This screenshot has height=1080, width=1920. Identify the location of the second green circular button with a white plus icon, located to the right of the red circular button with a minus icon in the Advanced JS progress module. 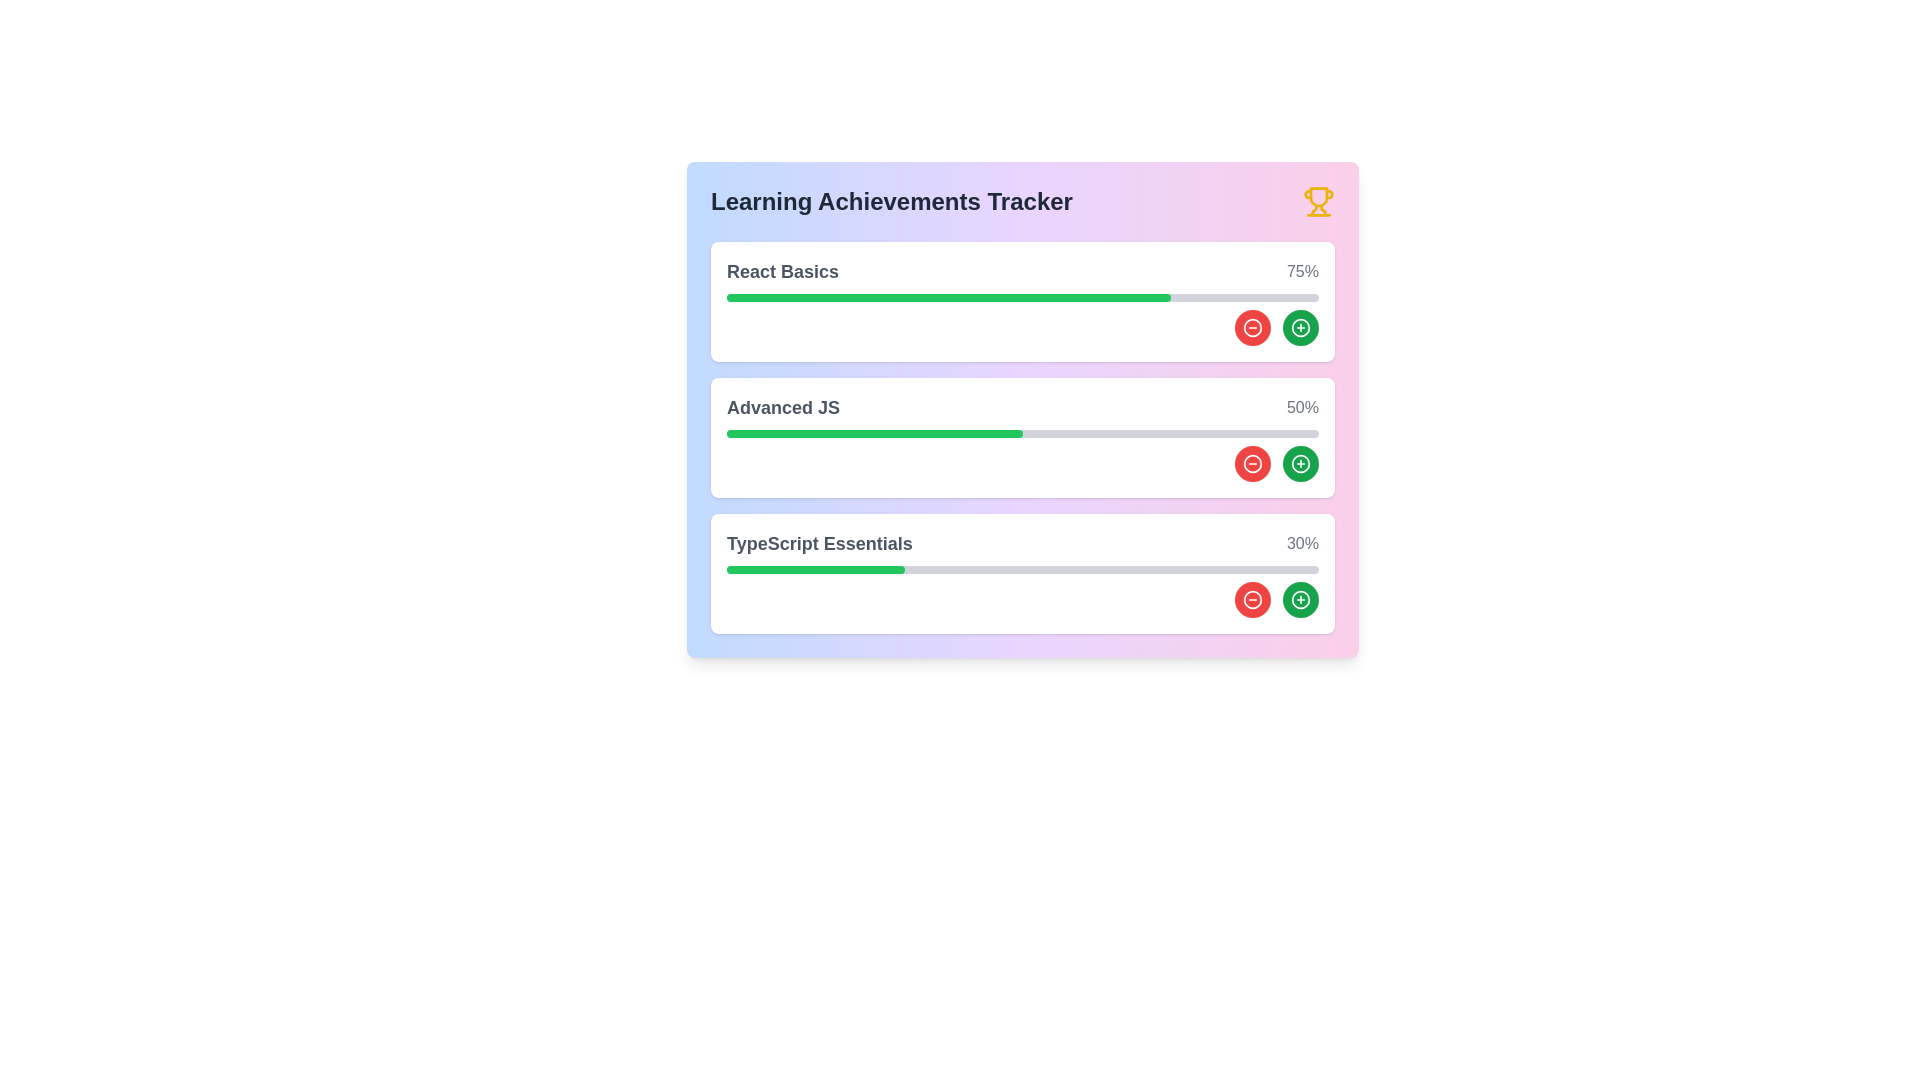
(1300, 463).